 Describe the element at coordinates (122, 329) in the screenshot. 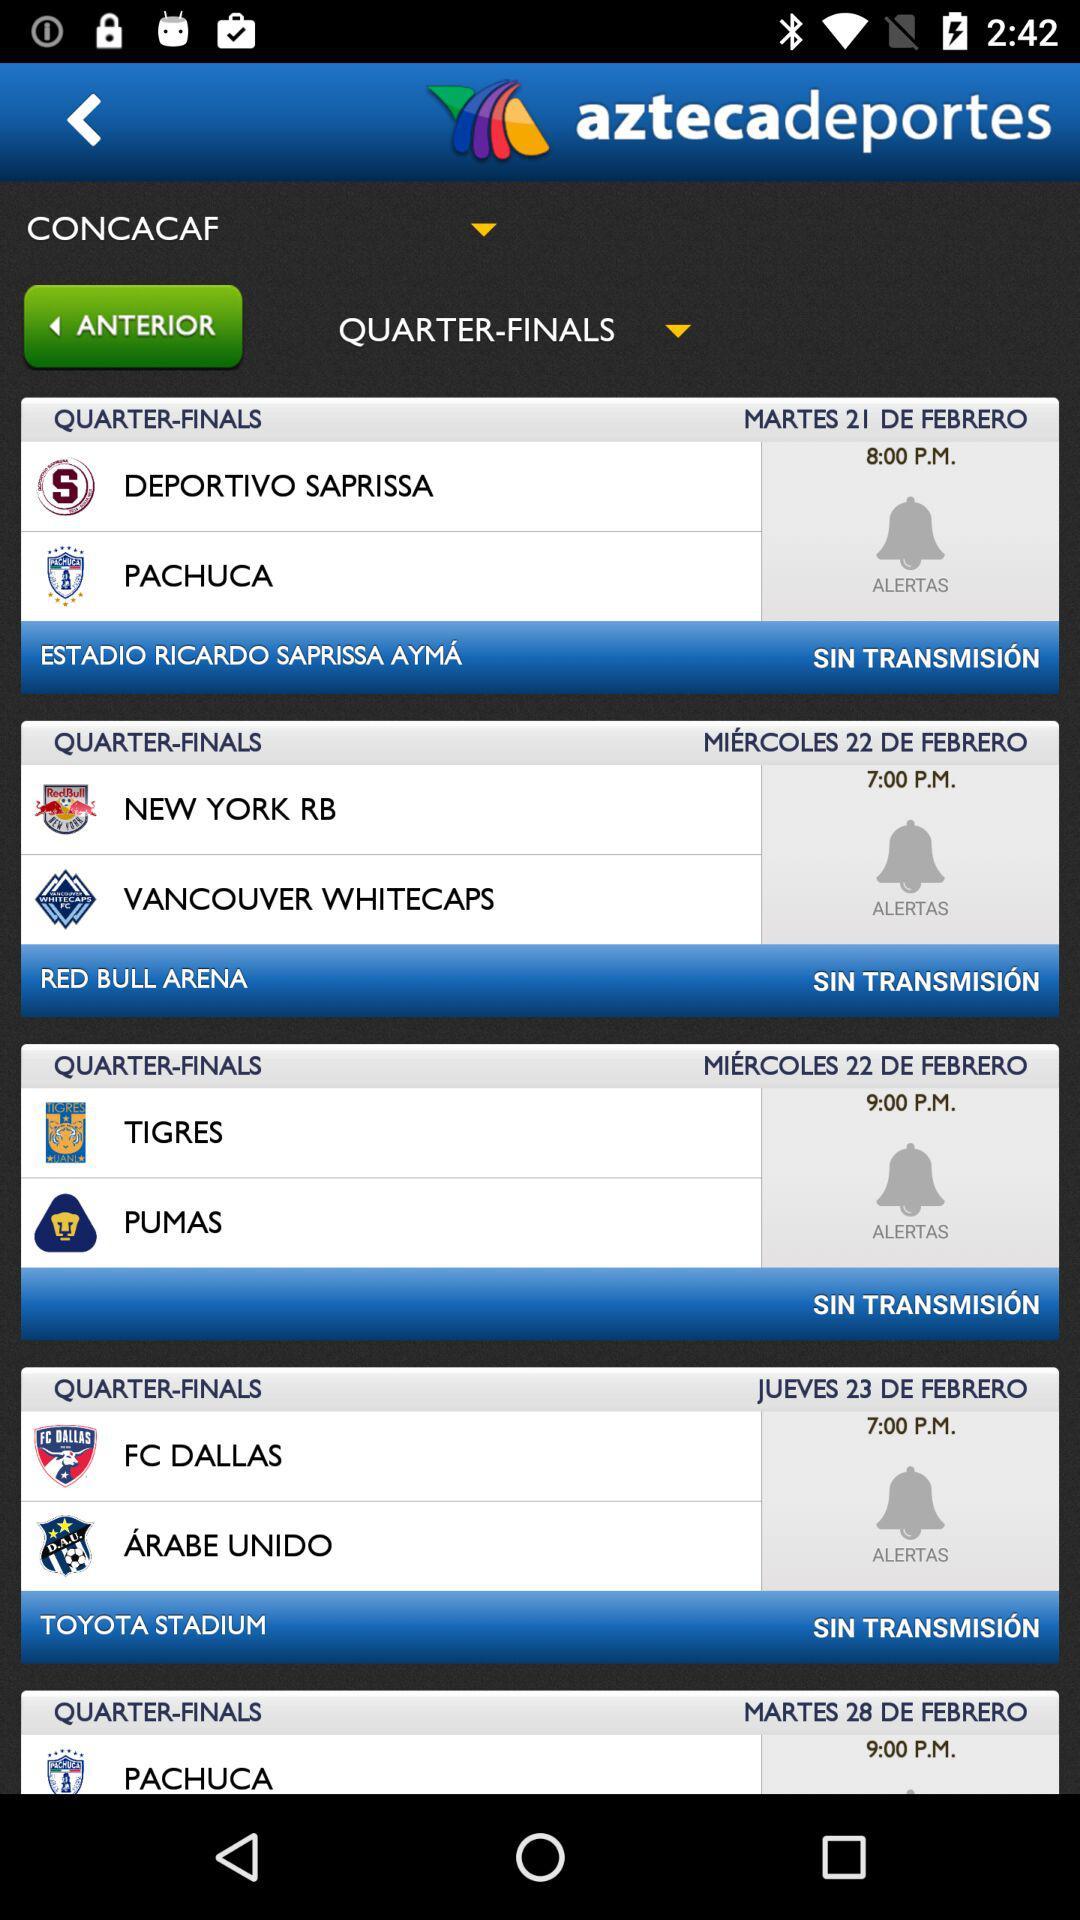

I see `previous page` at that location.